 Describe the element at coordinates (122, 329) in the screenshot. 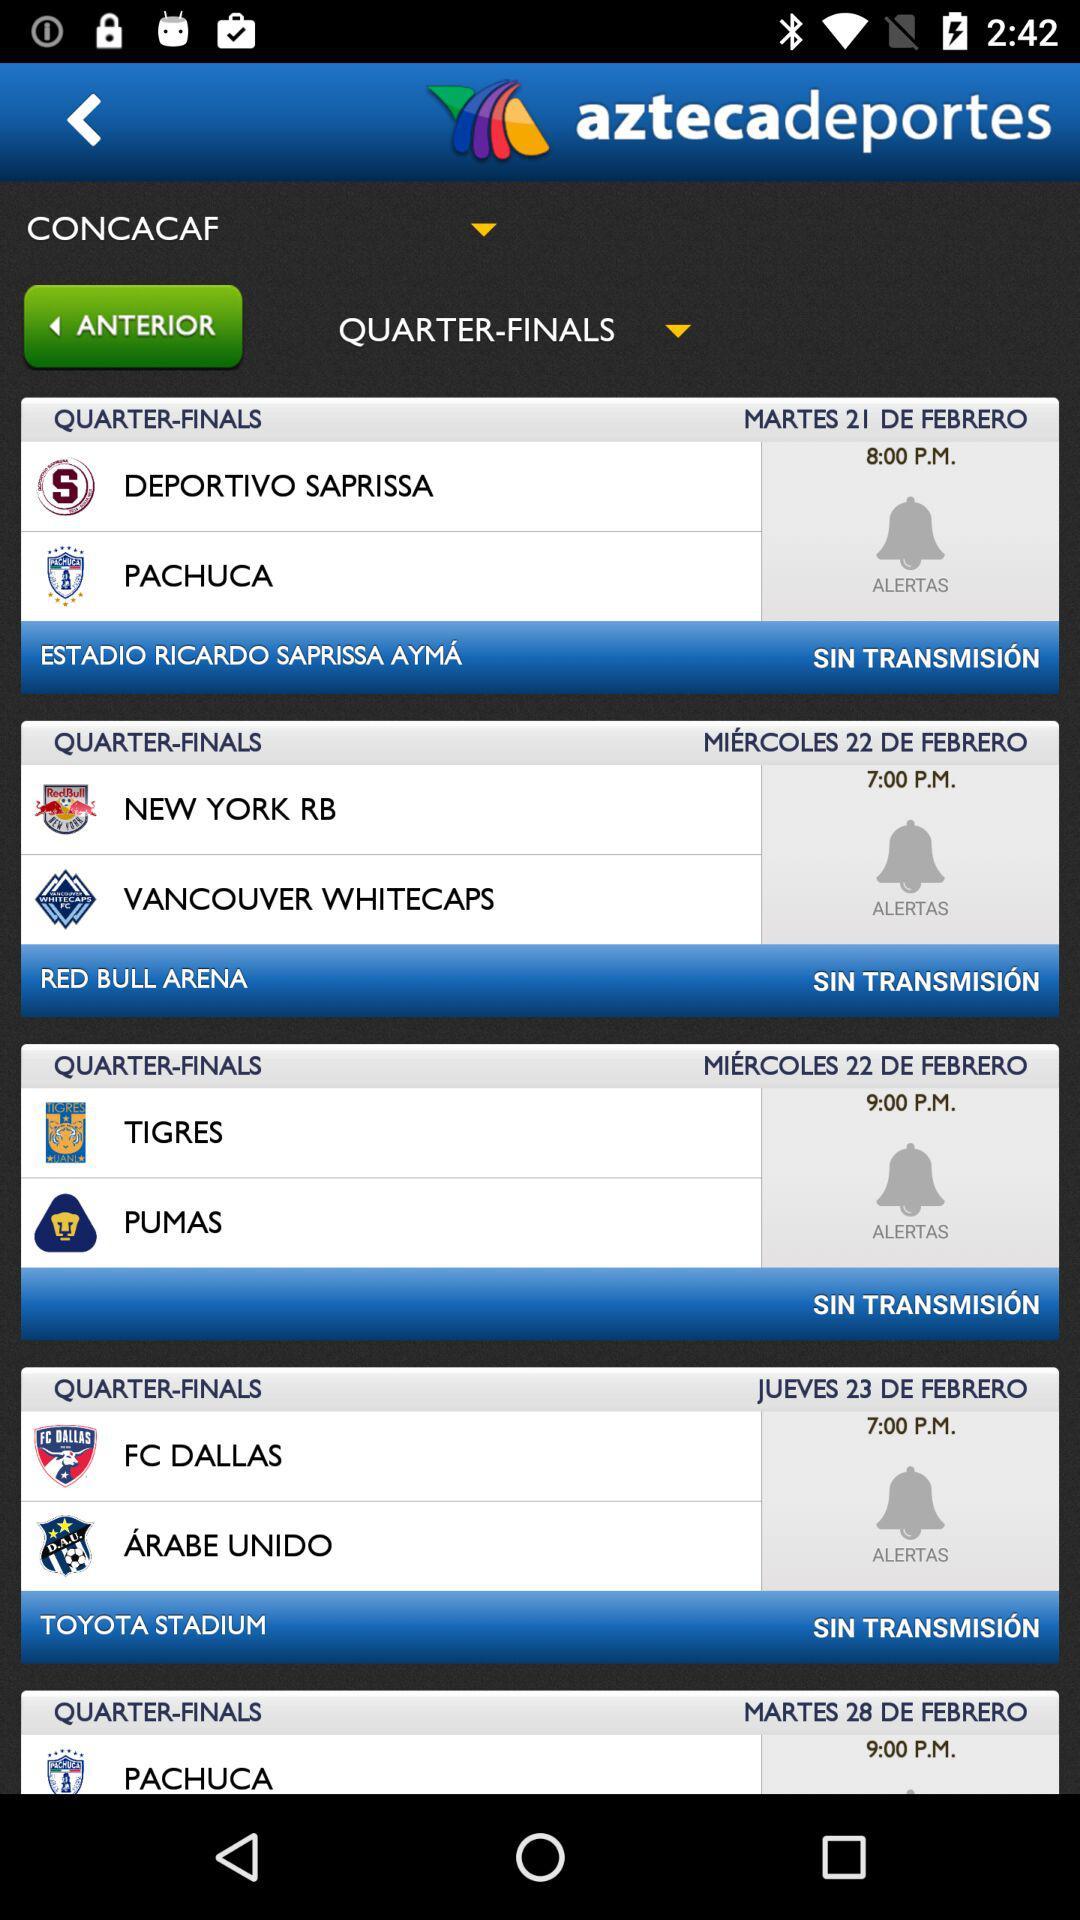

I see `previous page` at that location.